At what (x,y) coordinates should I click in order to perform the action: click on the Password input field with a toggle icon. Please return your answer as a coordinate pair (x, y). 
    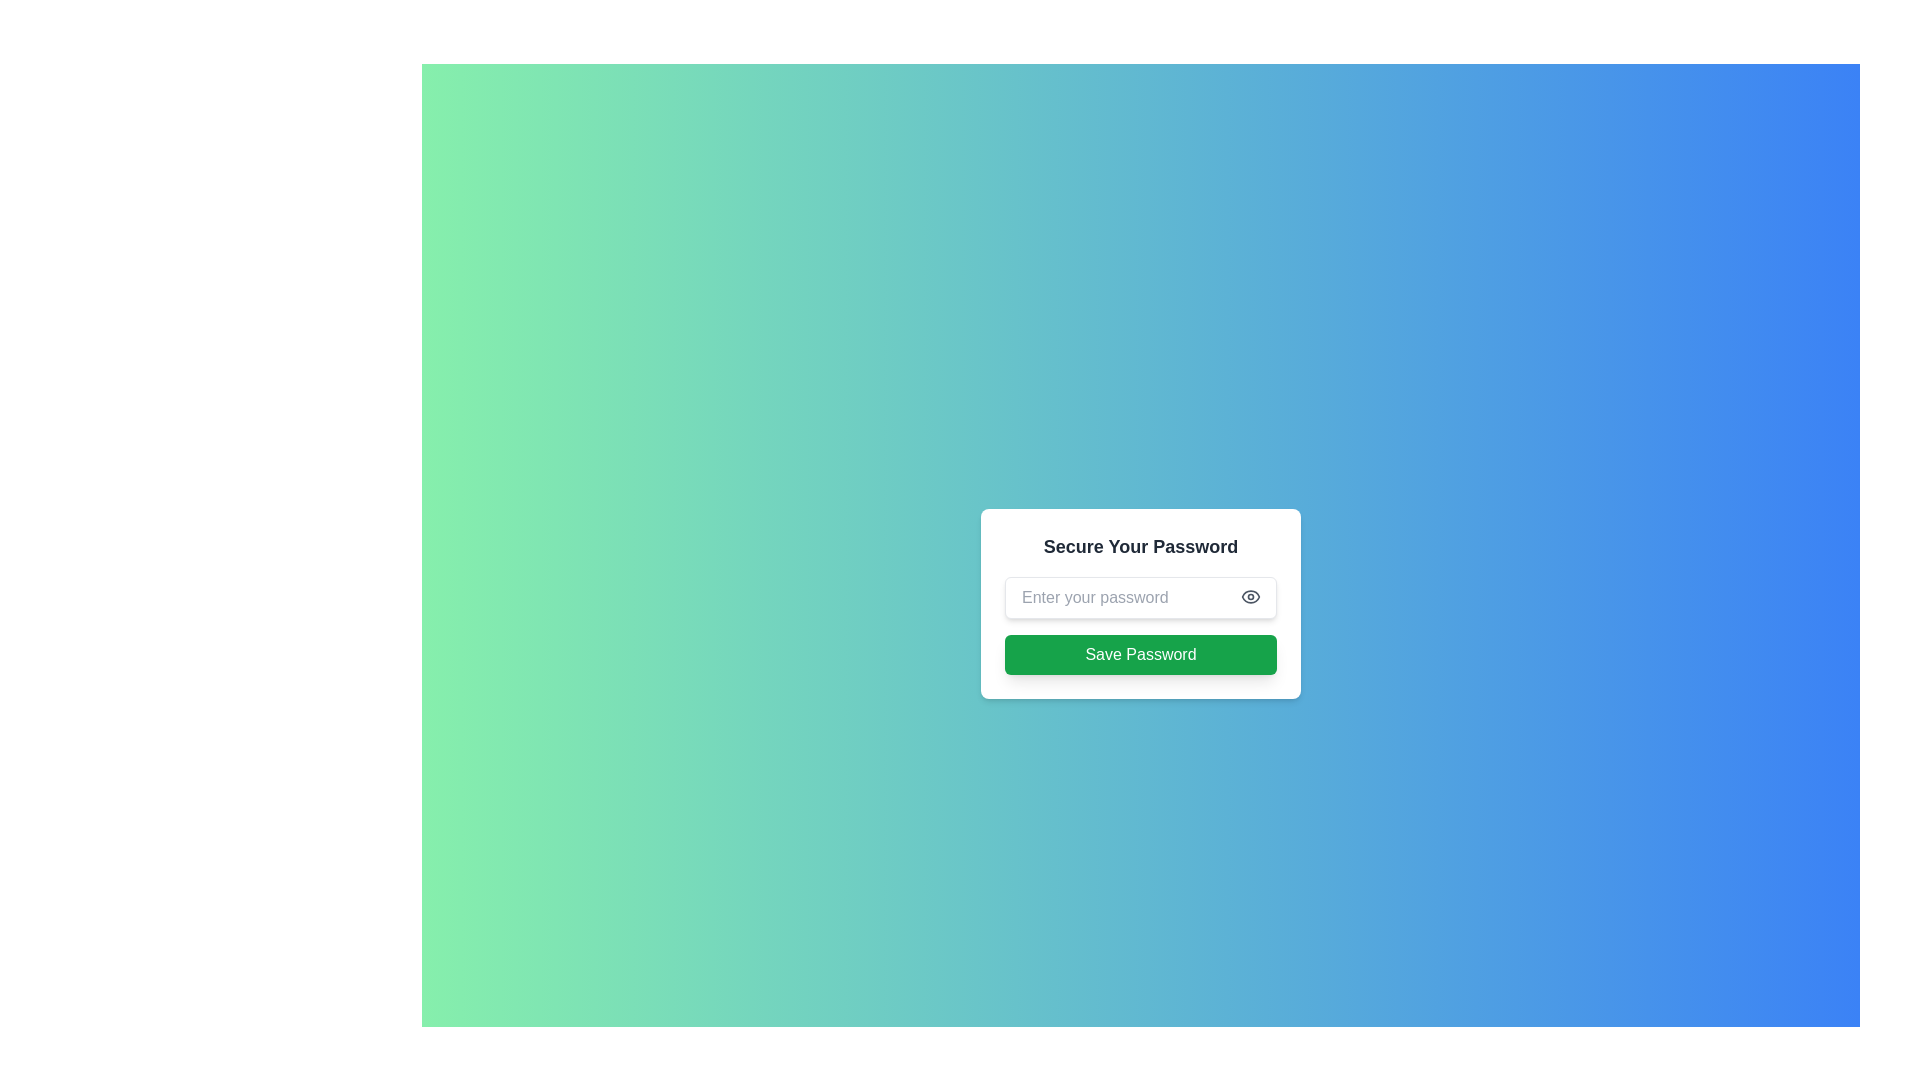
    Looking at the image, I should click on (1141, 603).